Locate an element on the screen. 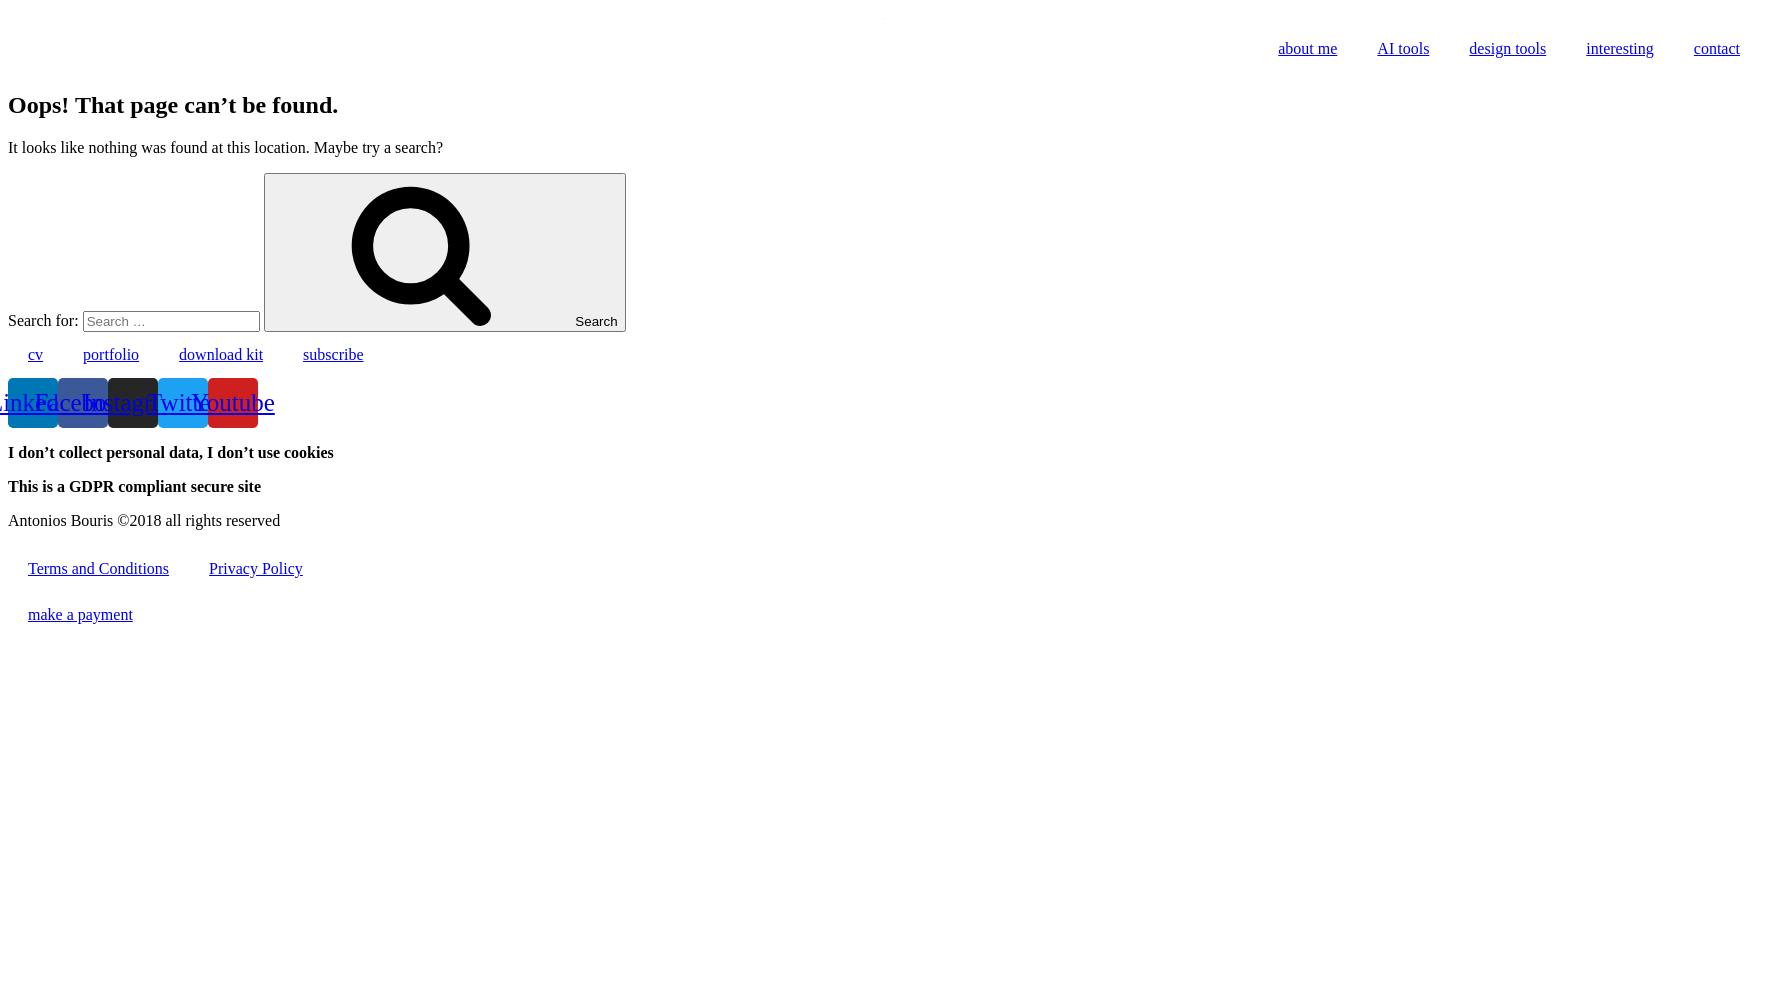  'This is a GDPR compliant secure site' is located at coordinates (133, 484).